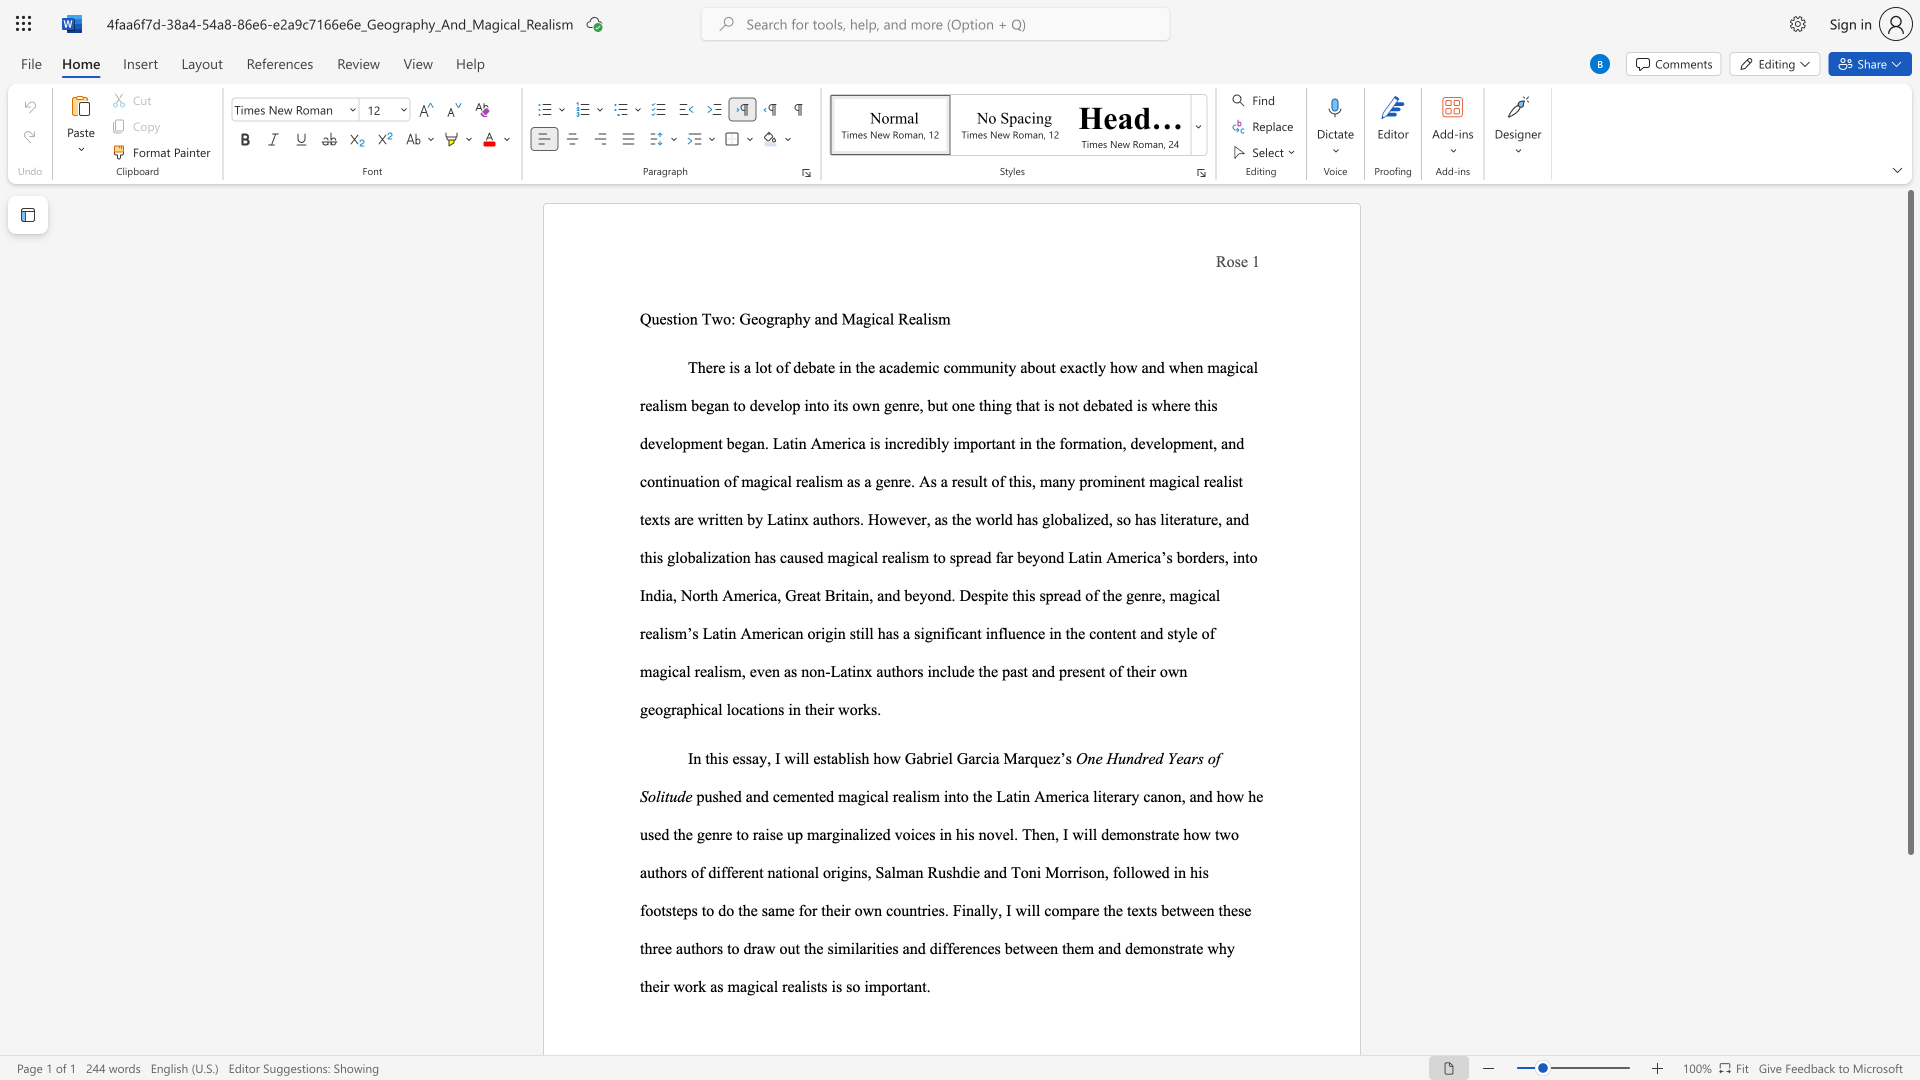  What do you see at coordinates (934, 318) in the screenshot?
I see `the 2th character "s" in the text` at bounding box center [934, 318].